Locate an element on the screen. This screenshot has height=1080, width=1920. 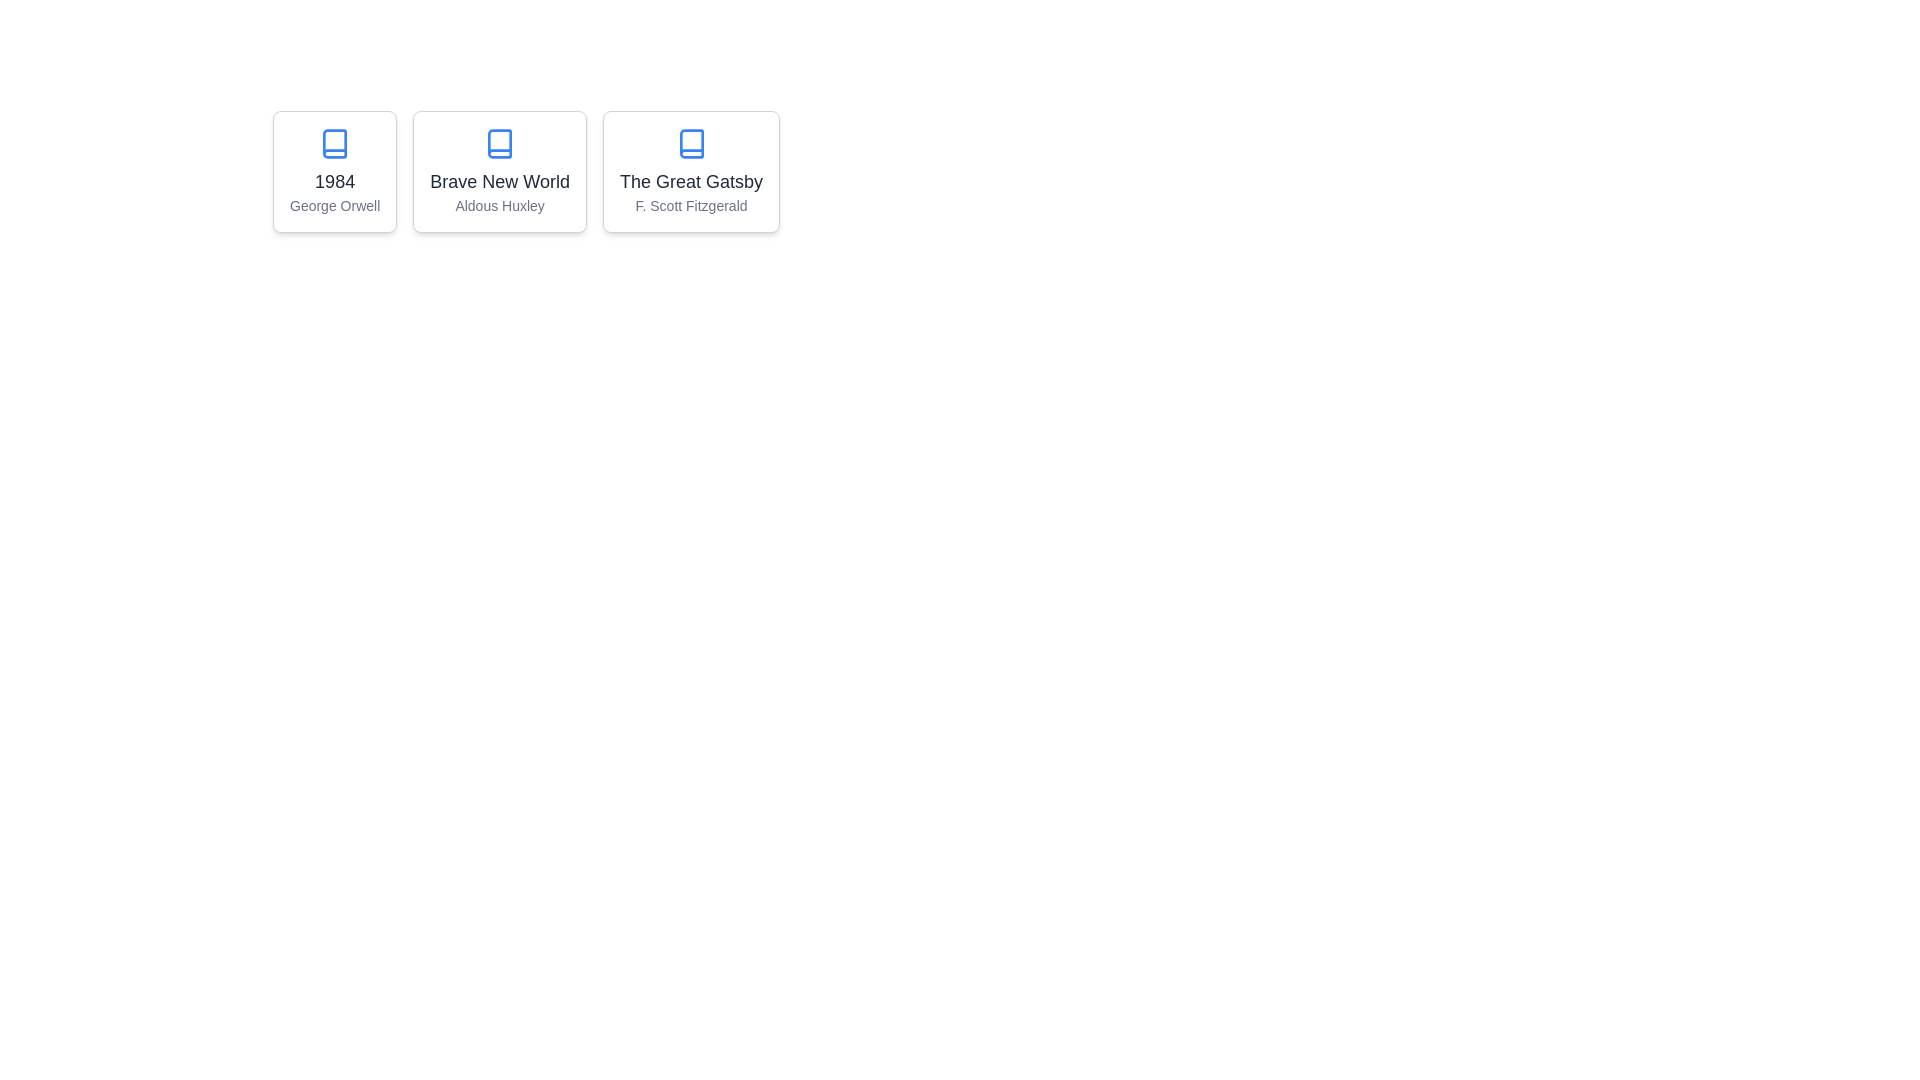
the blue book icon located at the top portion of the card labeled 'Brave New World' by 'Aldous Huxley', which visually represents the content type of the card is located at coordinates (500, 142).